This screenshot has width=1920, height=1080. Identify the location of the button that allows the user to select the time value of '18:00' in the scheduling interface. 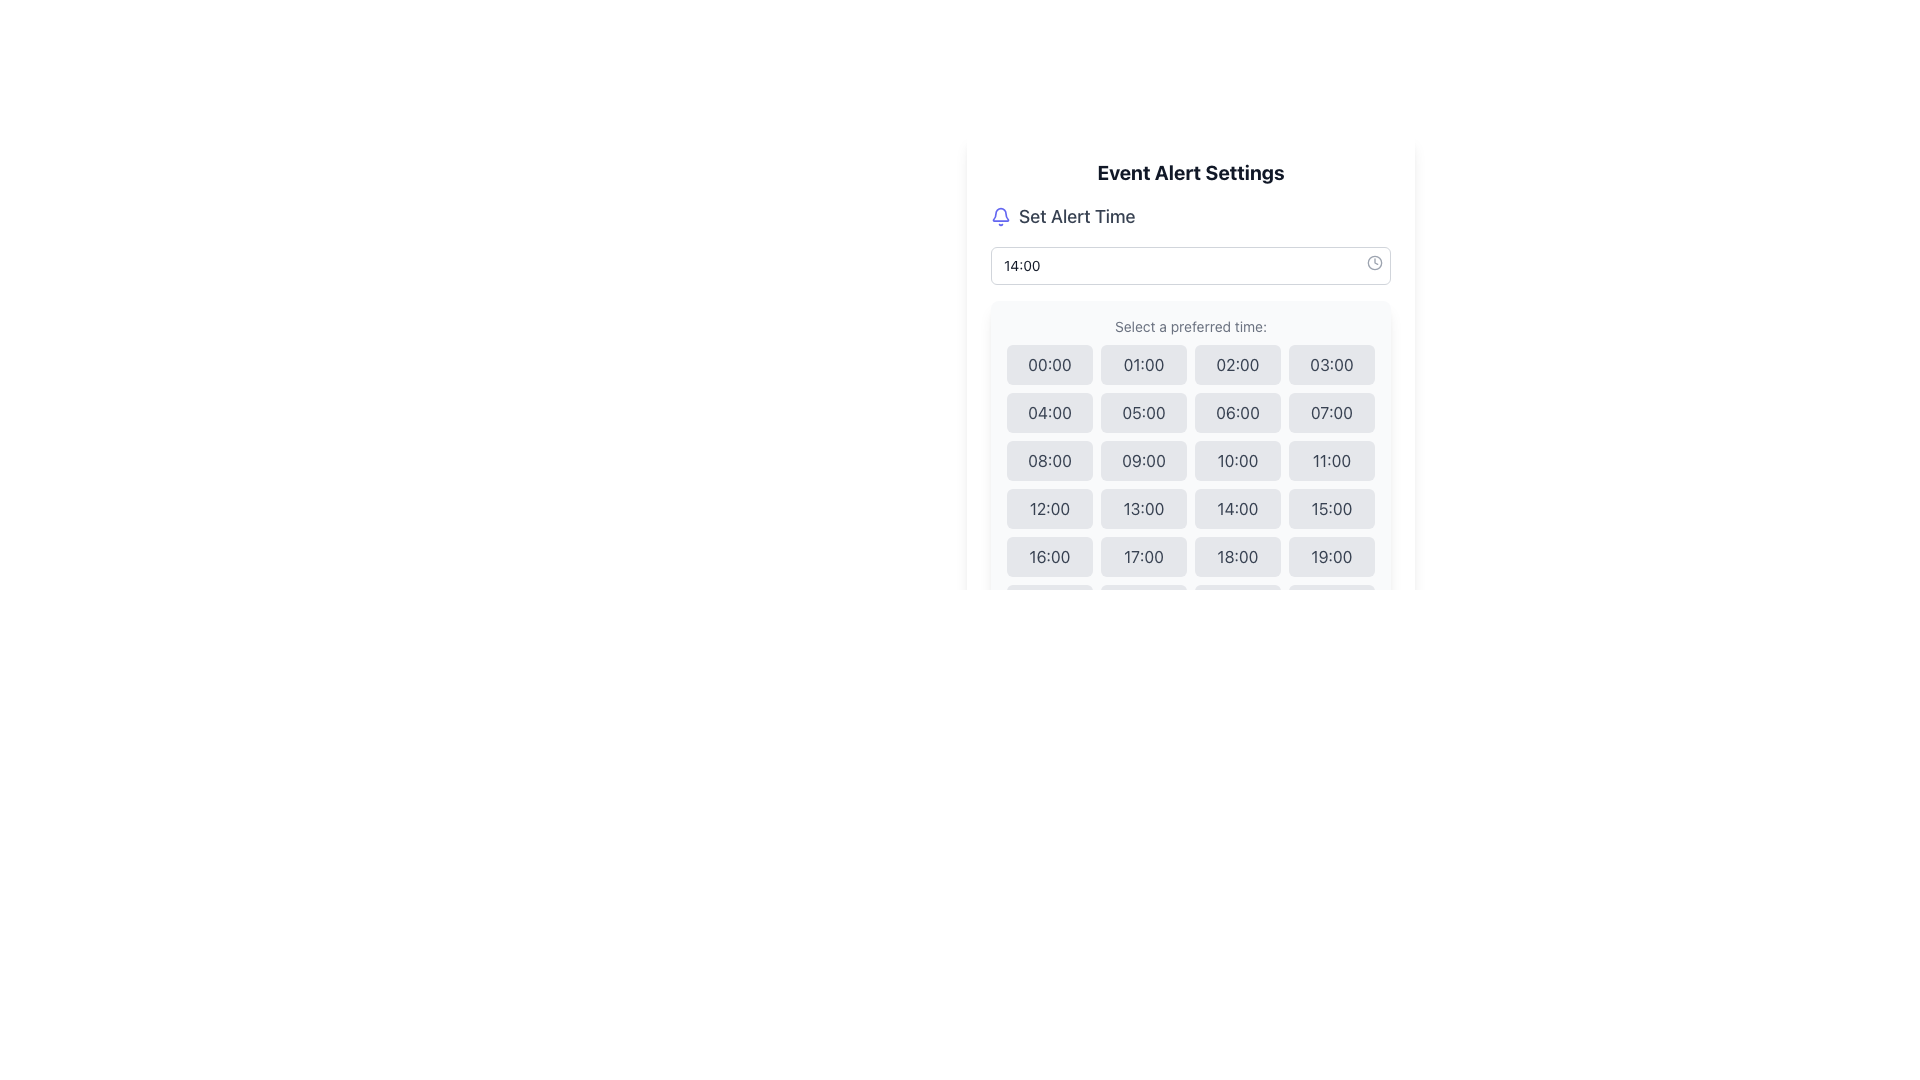
(1237, 556).